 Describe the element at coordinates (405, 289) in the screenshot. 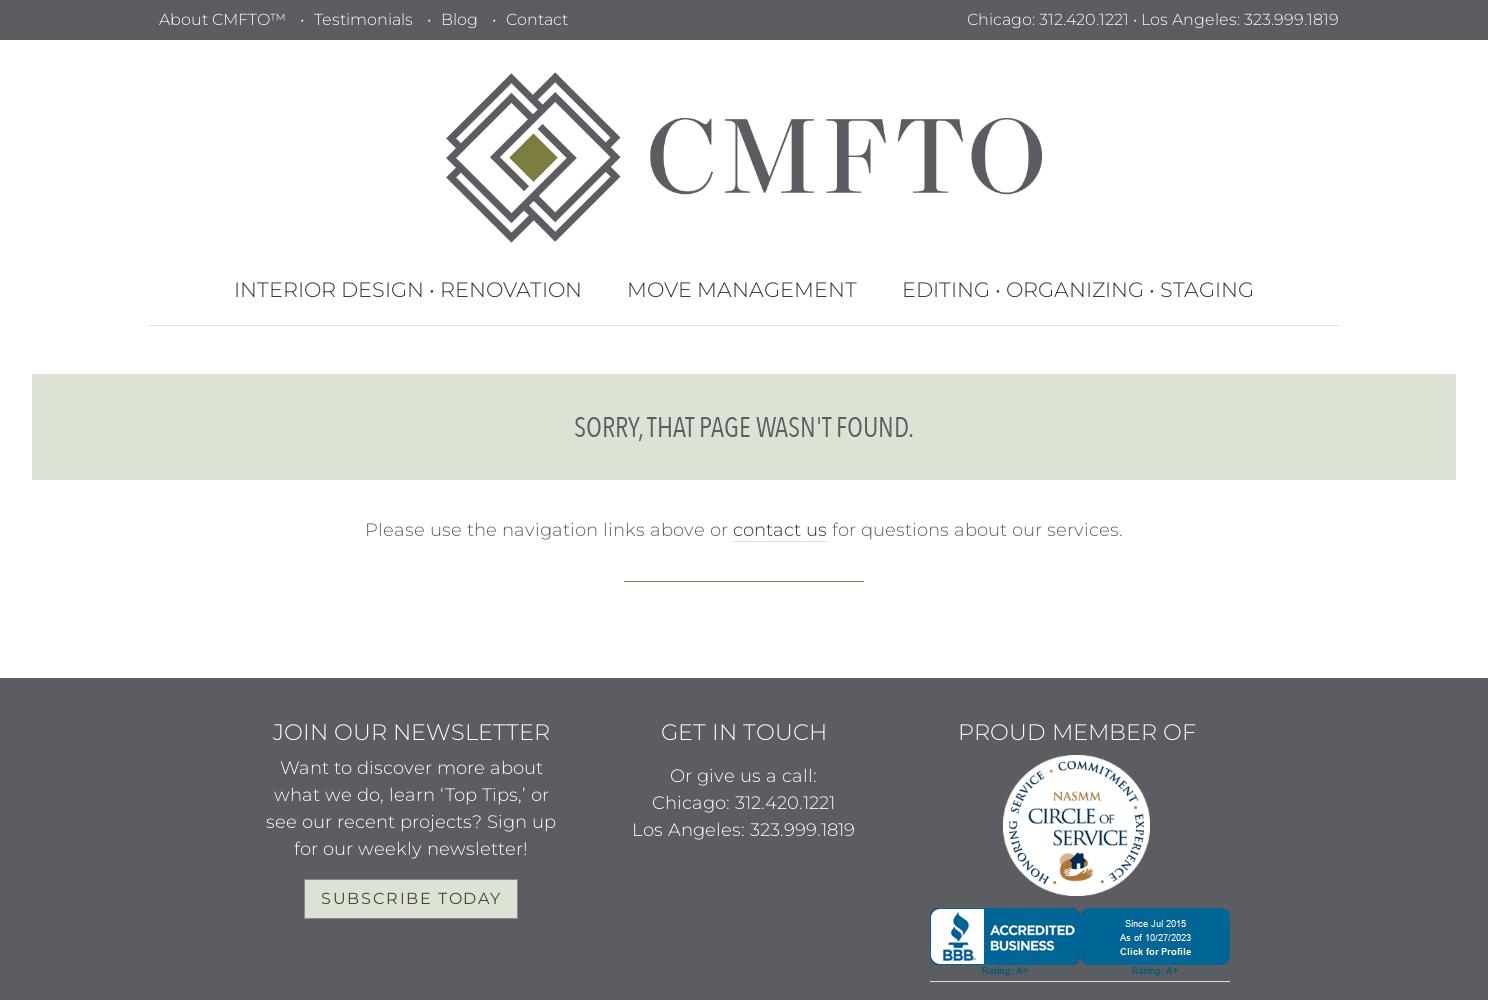

I see `'Interior Design • Renovation'` at that location.